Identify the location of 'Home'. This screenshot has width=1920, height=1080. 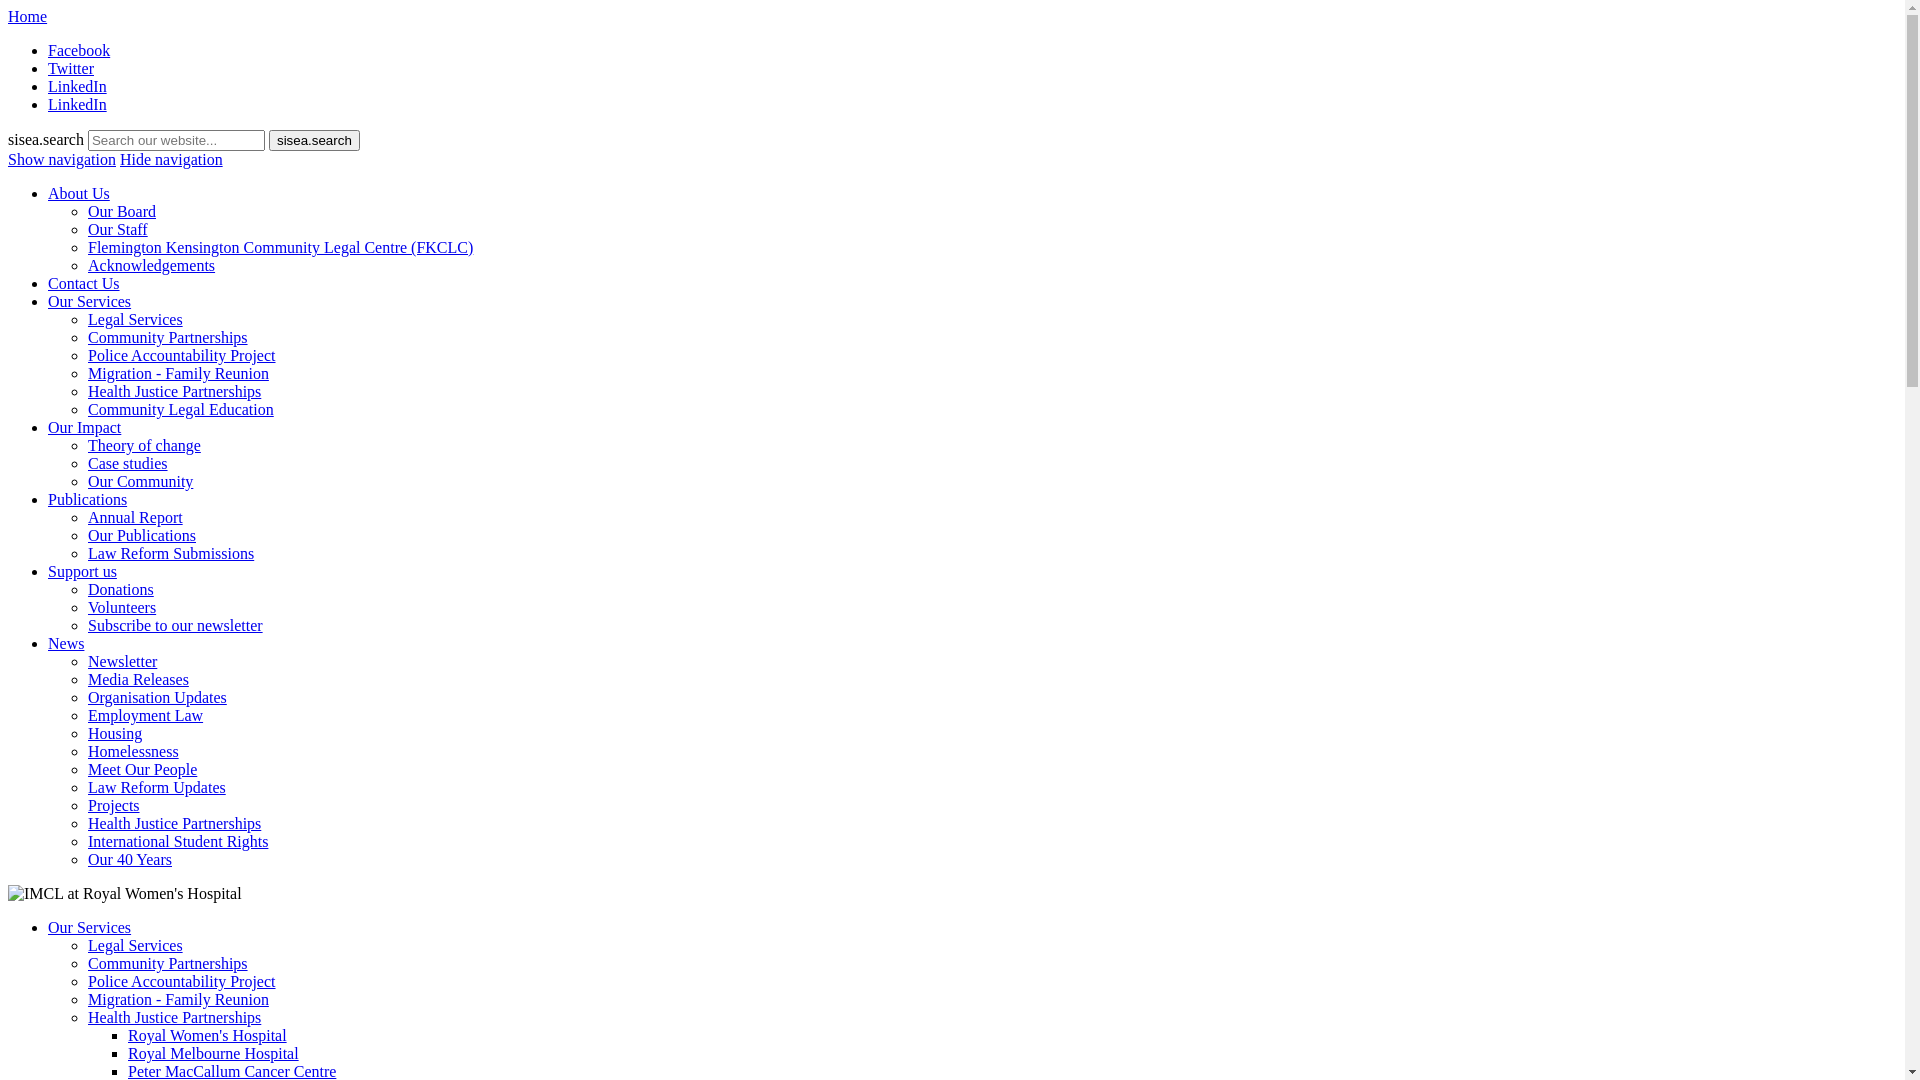
(27, 16).